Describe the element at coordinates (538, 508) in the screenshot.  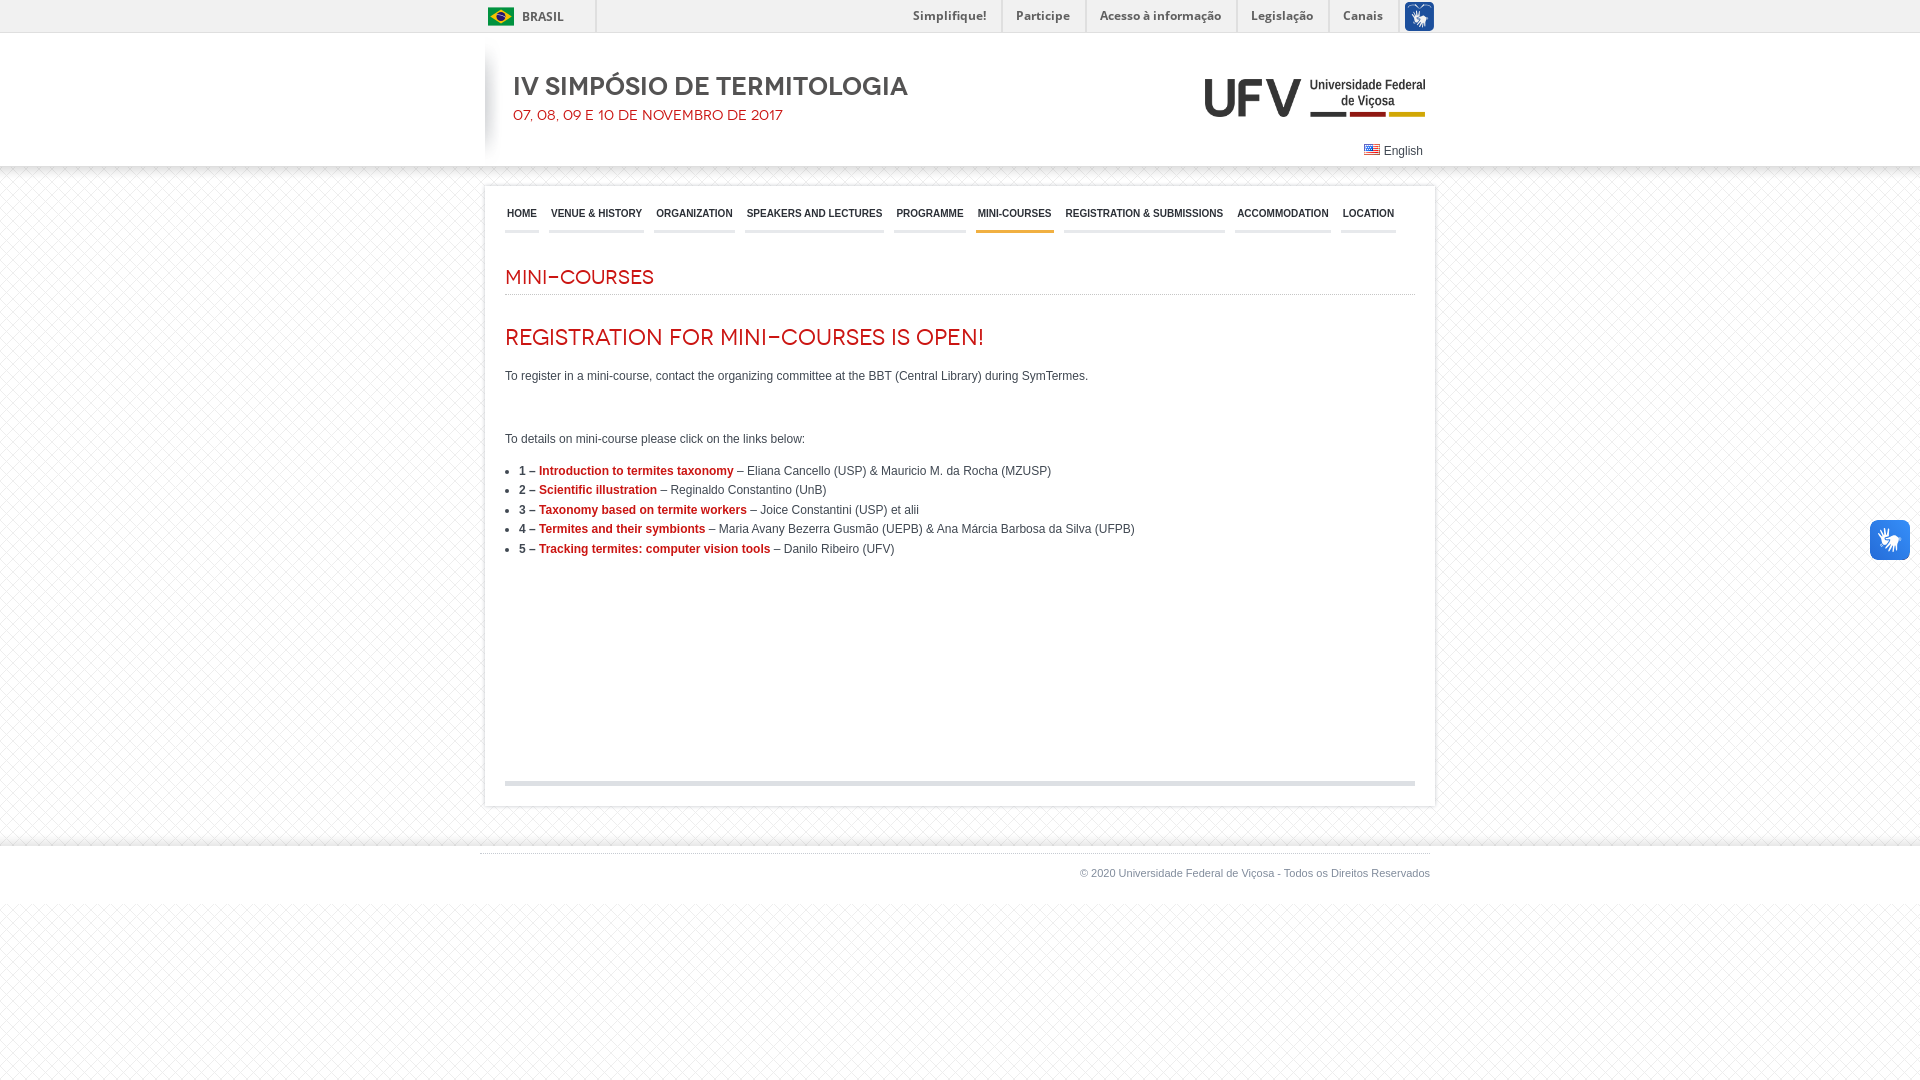
I see `'Taxonomy based on termite workers'` at that location.